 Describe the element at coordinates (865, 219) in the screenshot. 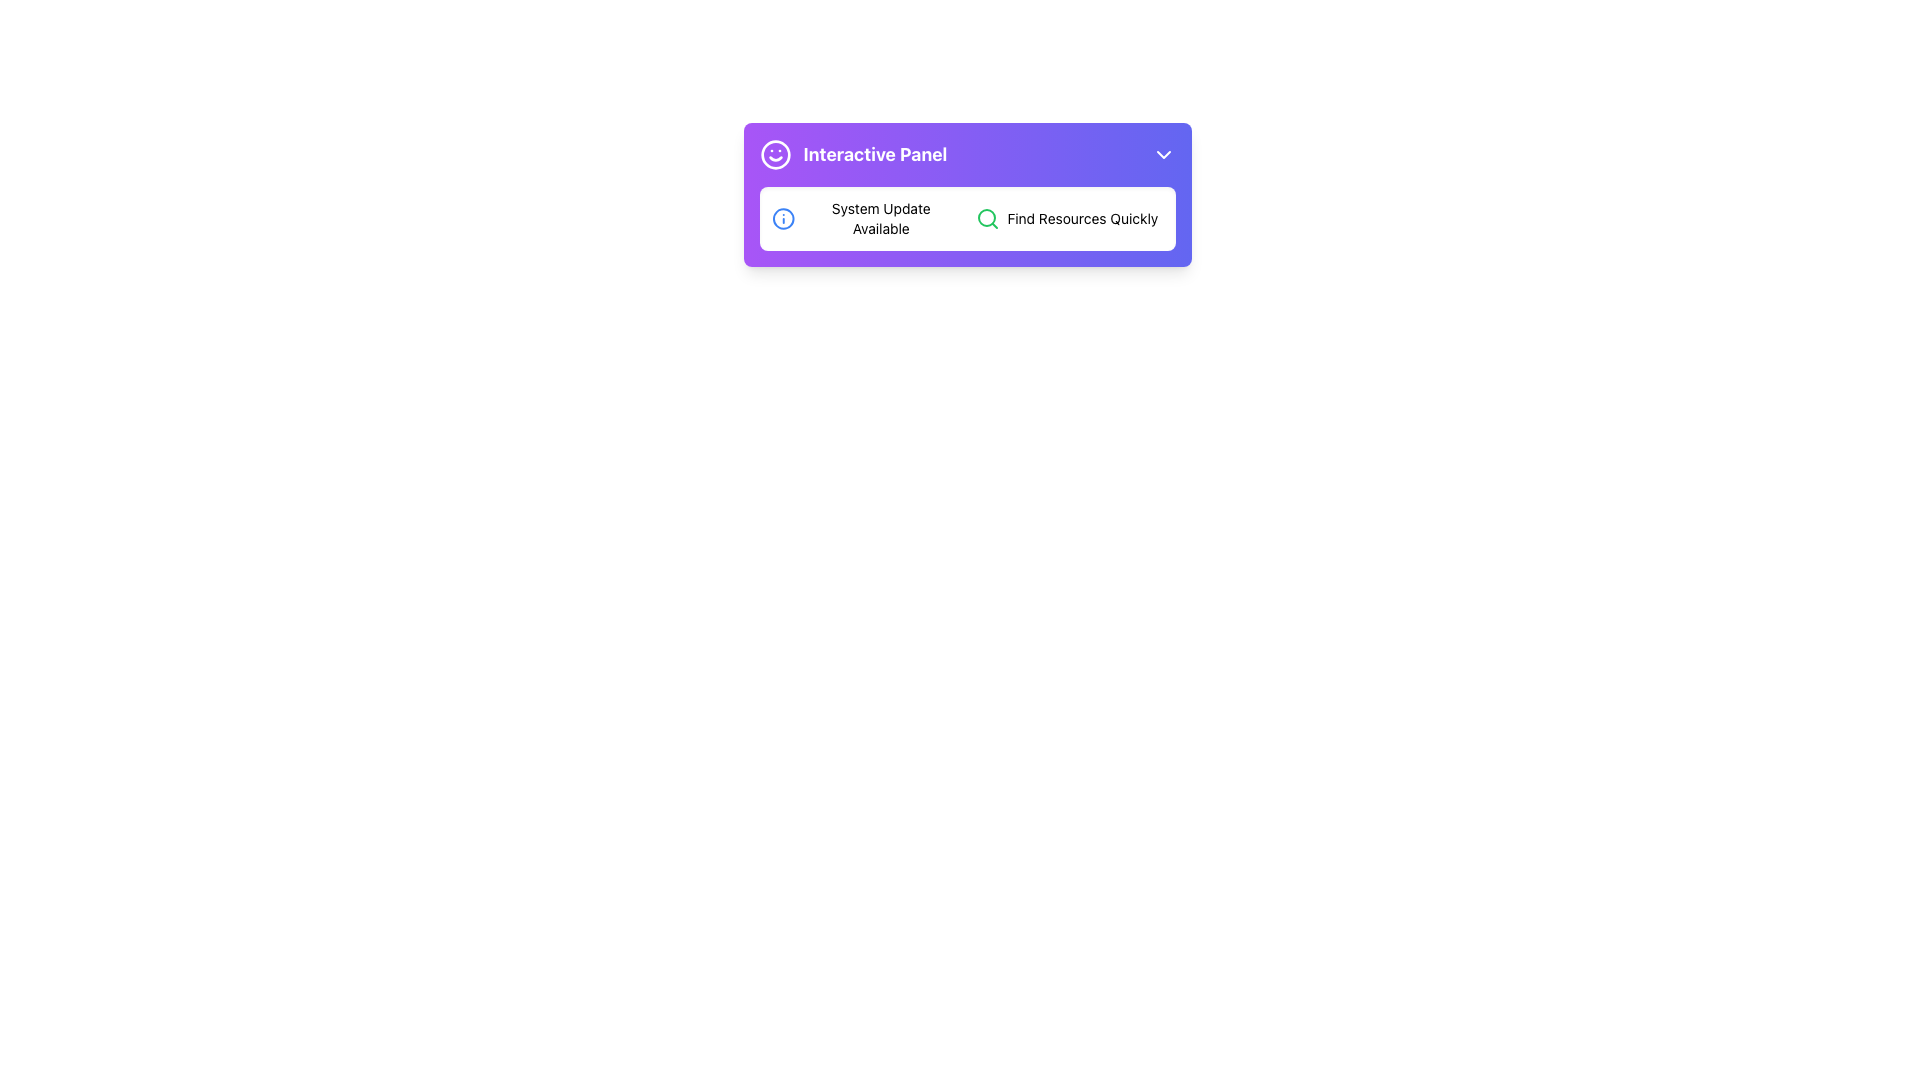

I see `the static text element displaying 'System Update Available' with the blue information icon to its left` at that location.